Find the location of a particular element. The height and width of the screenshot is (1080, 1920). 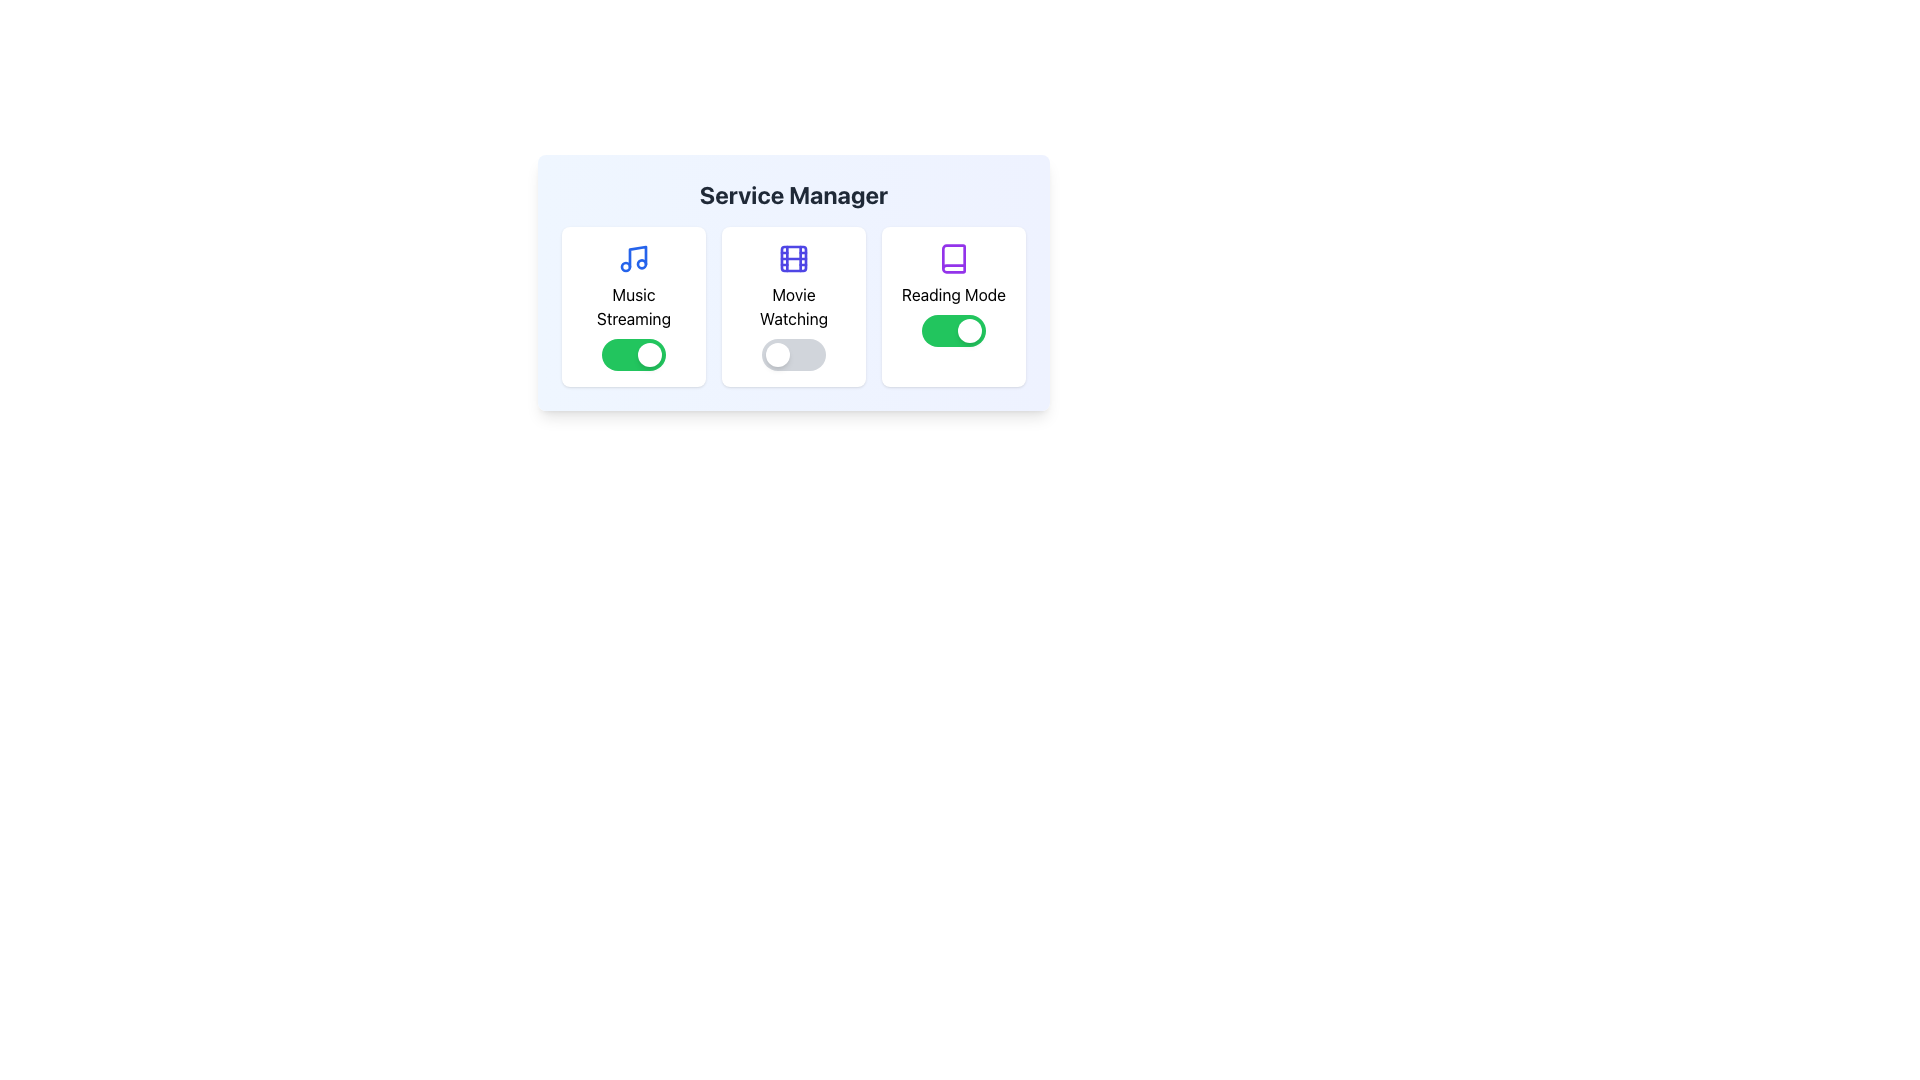

the 'Movie Watching' card element, which features a film strip icon, the label 'Movie Watching', and a toggle switch at the bottom is located at coordinates (792, 307).